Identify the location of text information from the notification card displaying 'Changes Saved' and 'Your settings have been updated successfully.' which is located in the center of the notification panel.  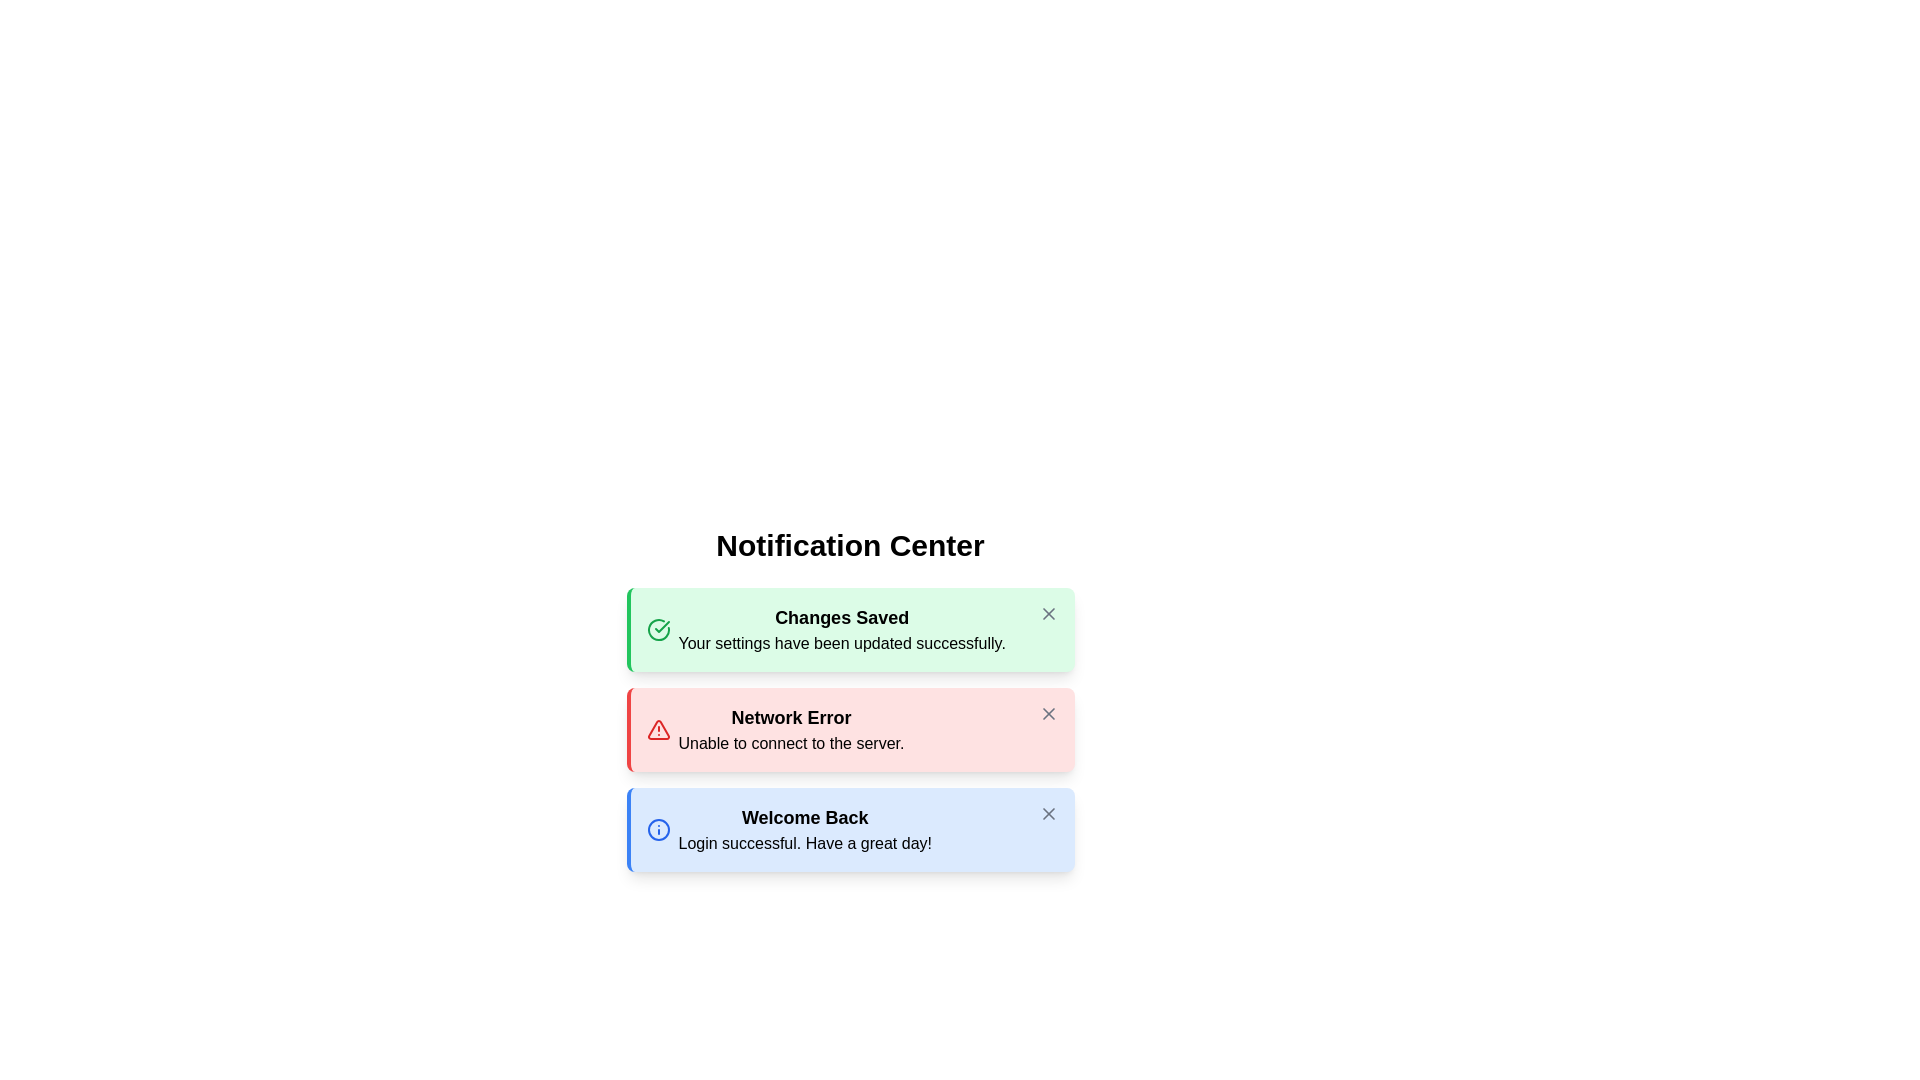
(842, 628).